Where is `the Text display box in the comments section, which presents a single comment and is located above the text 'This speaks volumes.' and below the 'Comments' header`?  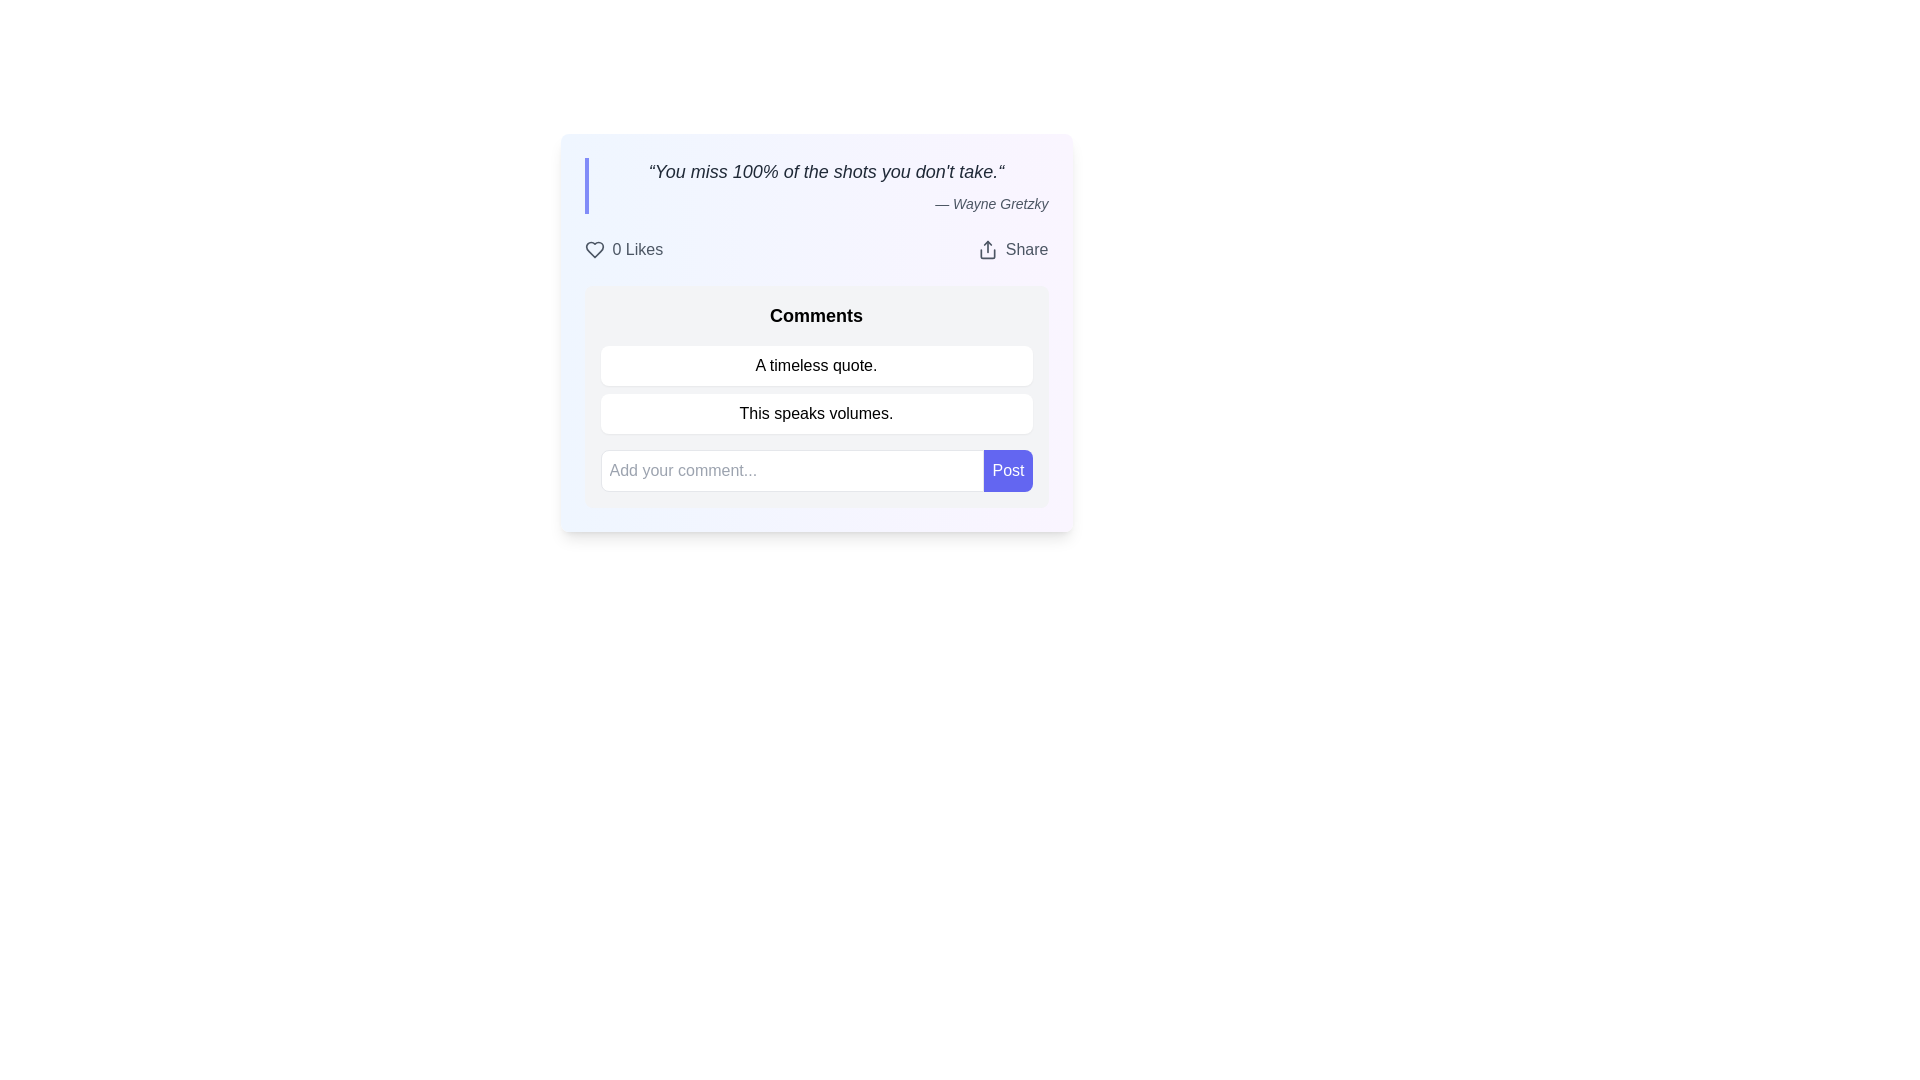 the Text display box in the comments section, which presents a single comment and is located above the text 'This speaks volumes.' and below the 'Comments' header is located at coordinates (816, 366).